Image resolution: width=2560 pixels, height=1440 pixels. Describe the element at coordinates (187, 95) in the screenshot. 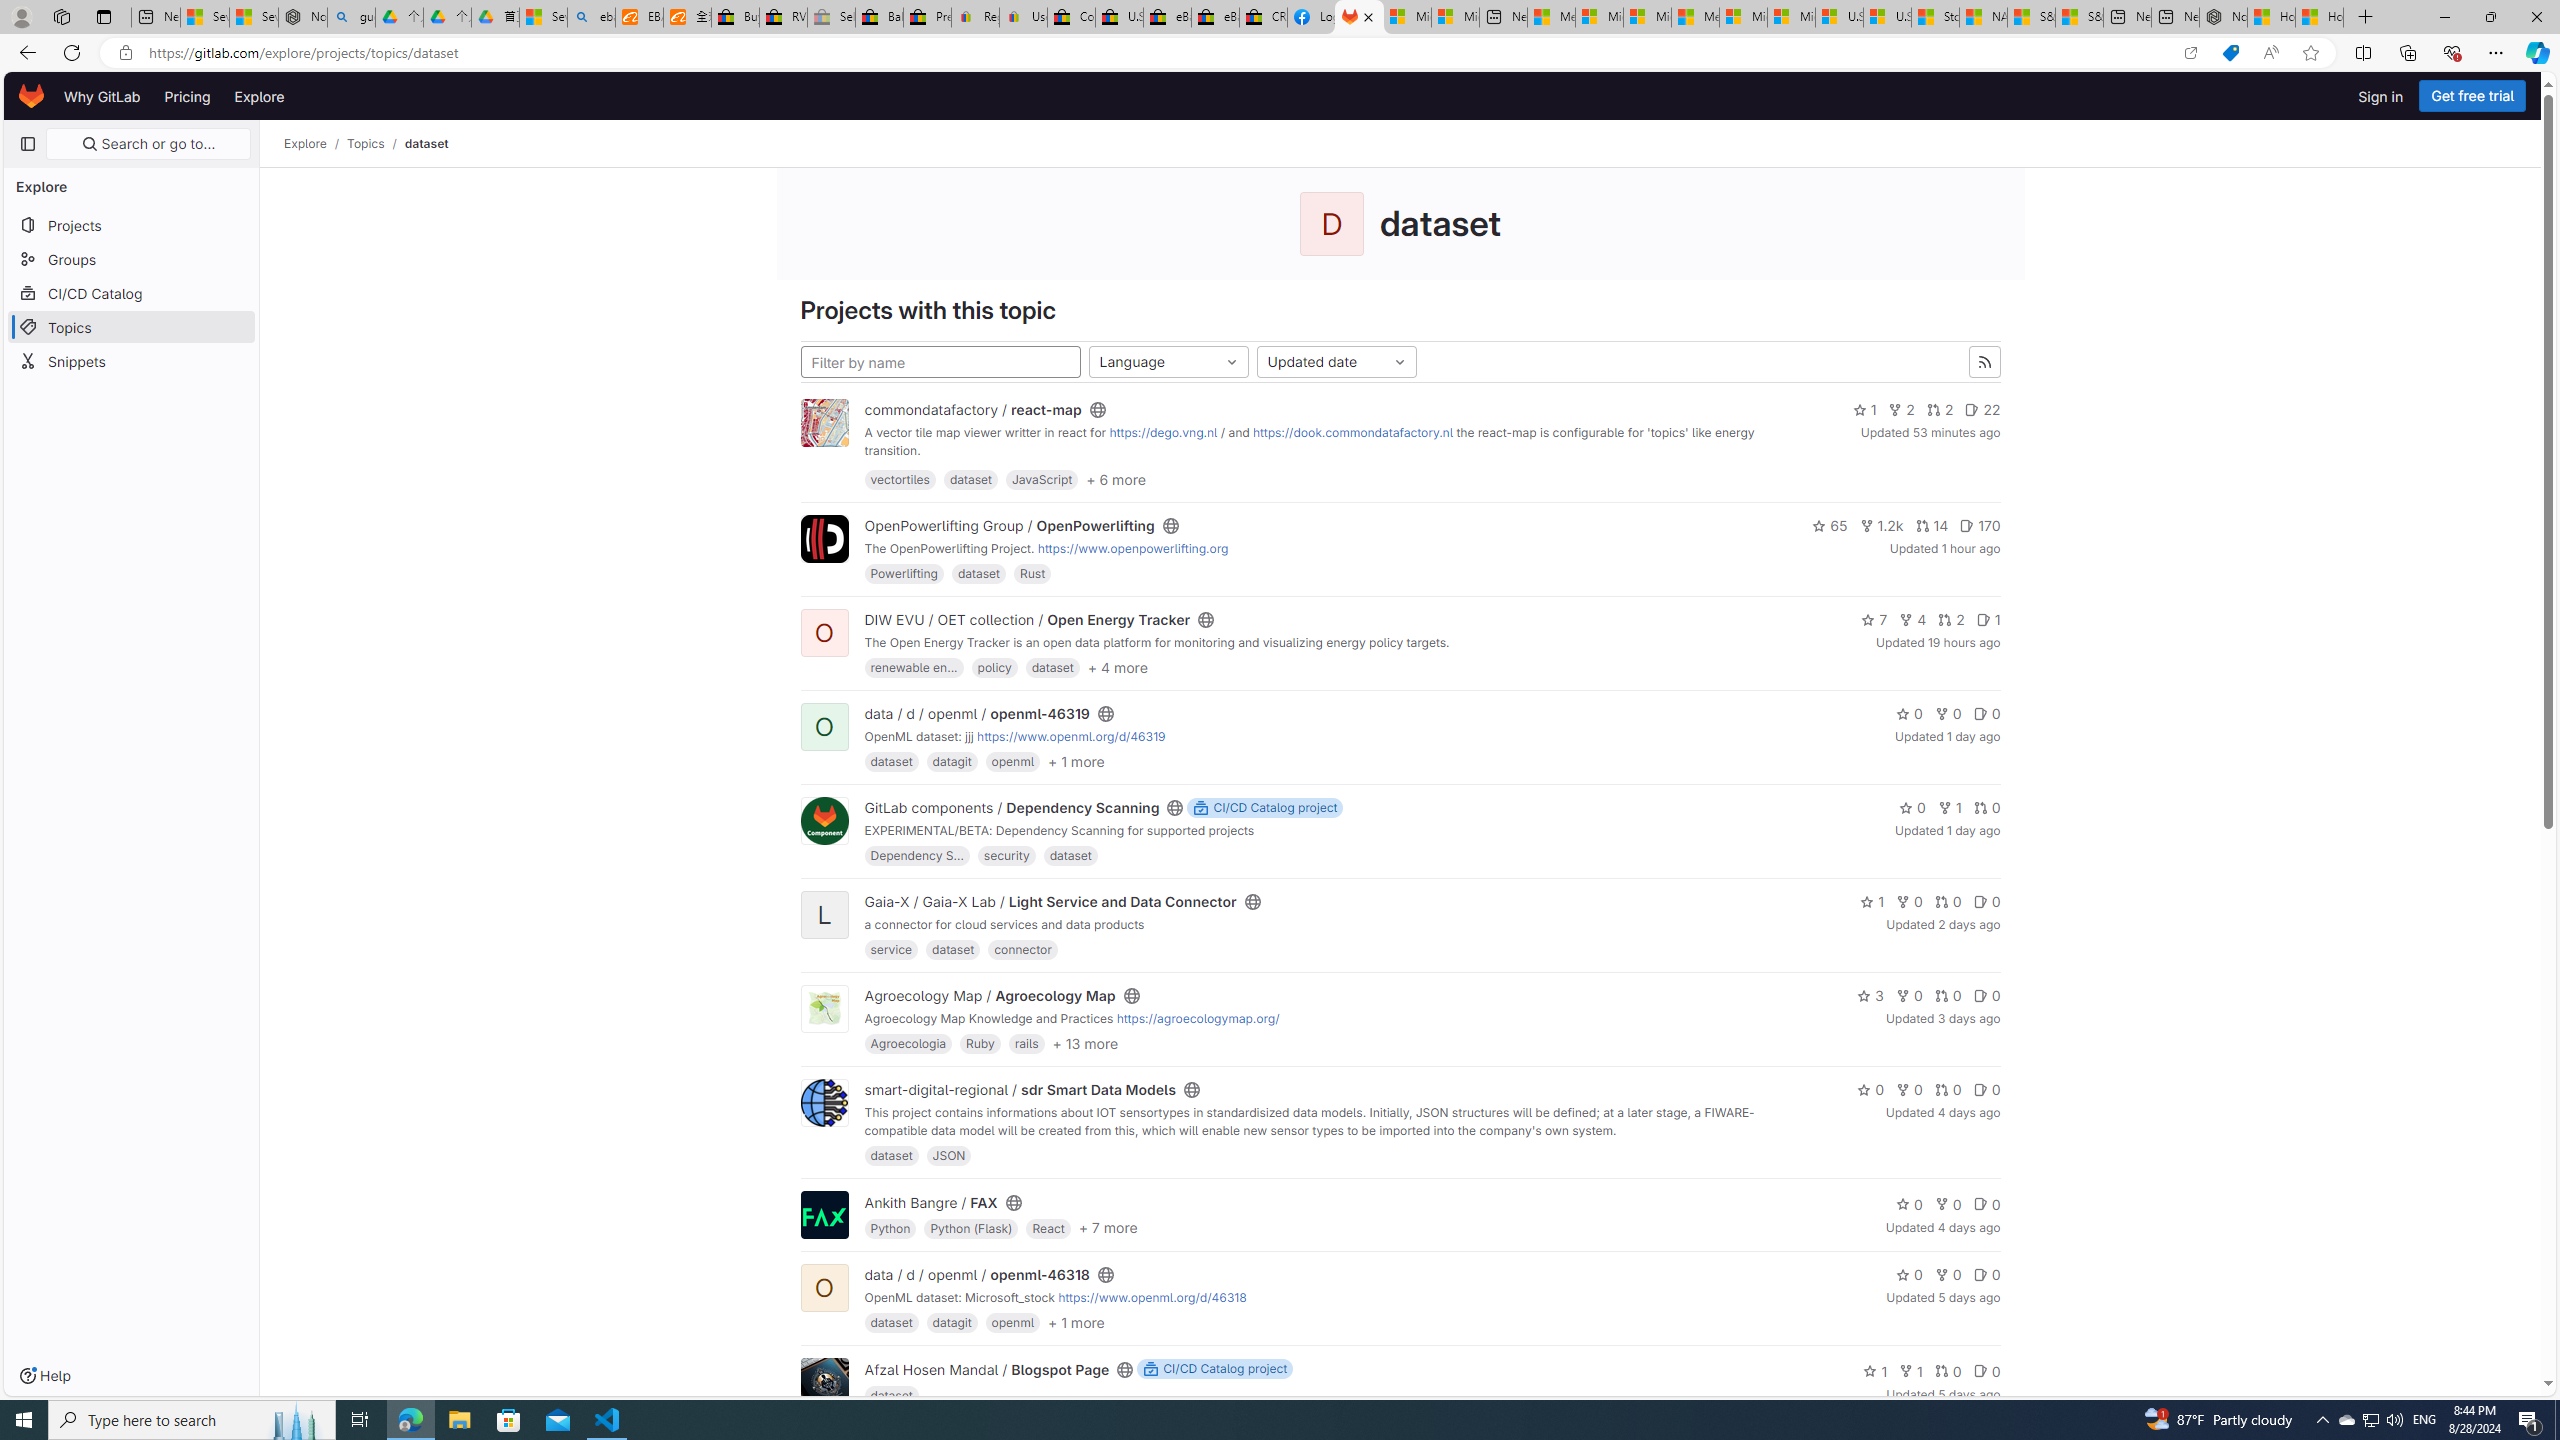

I see `'Pricing'` at that location.